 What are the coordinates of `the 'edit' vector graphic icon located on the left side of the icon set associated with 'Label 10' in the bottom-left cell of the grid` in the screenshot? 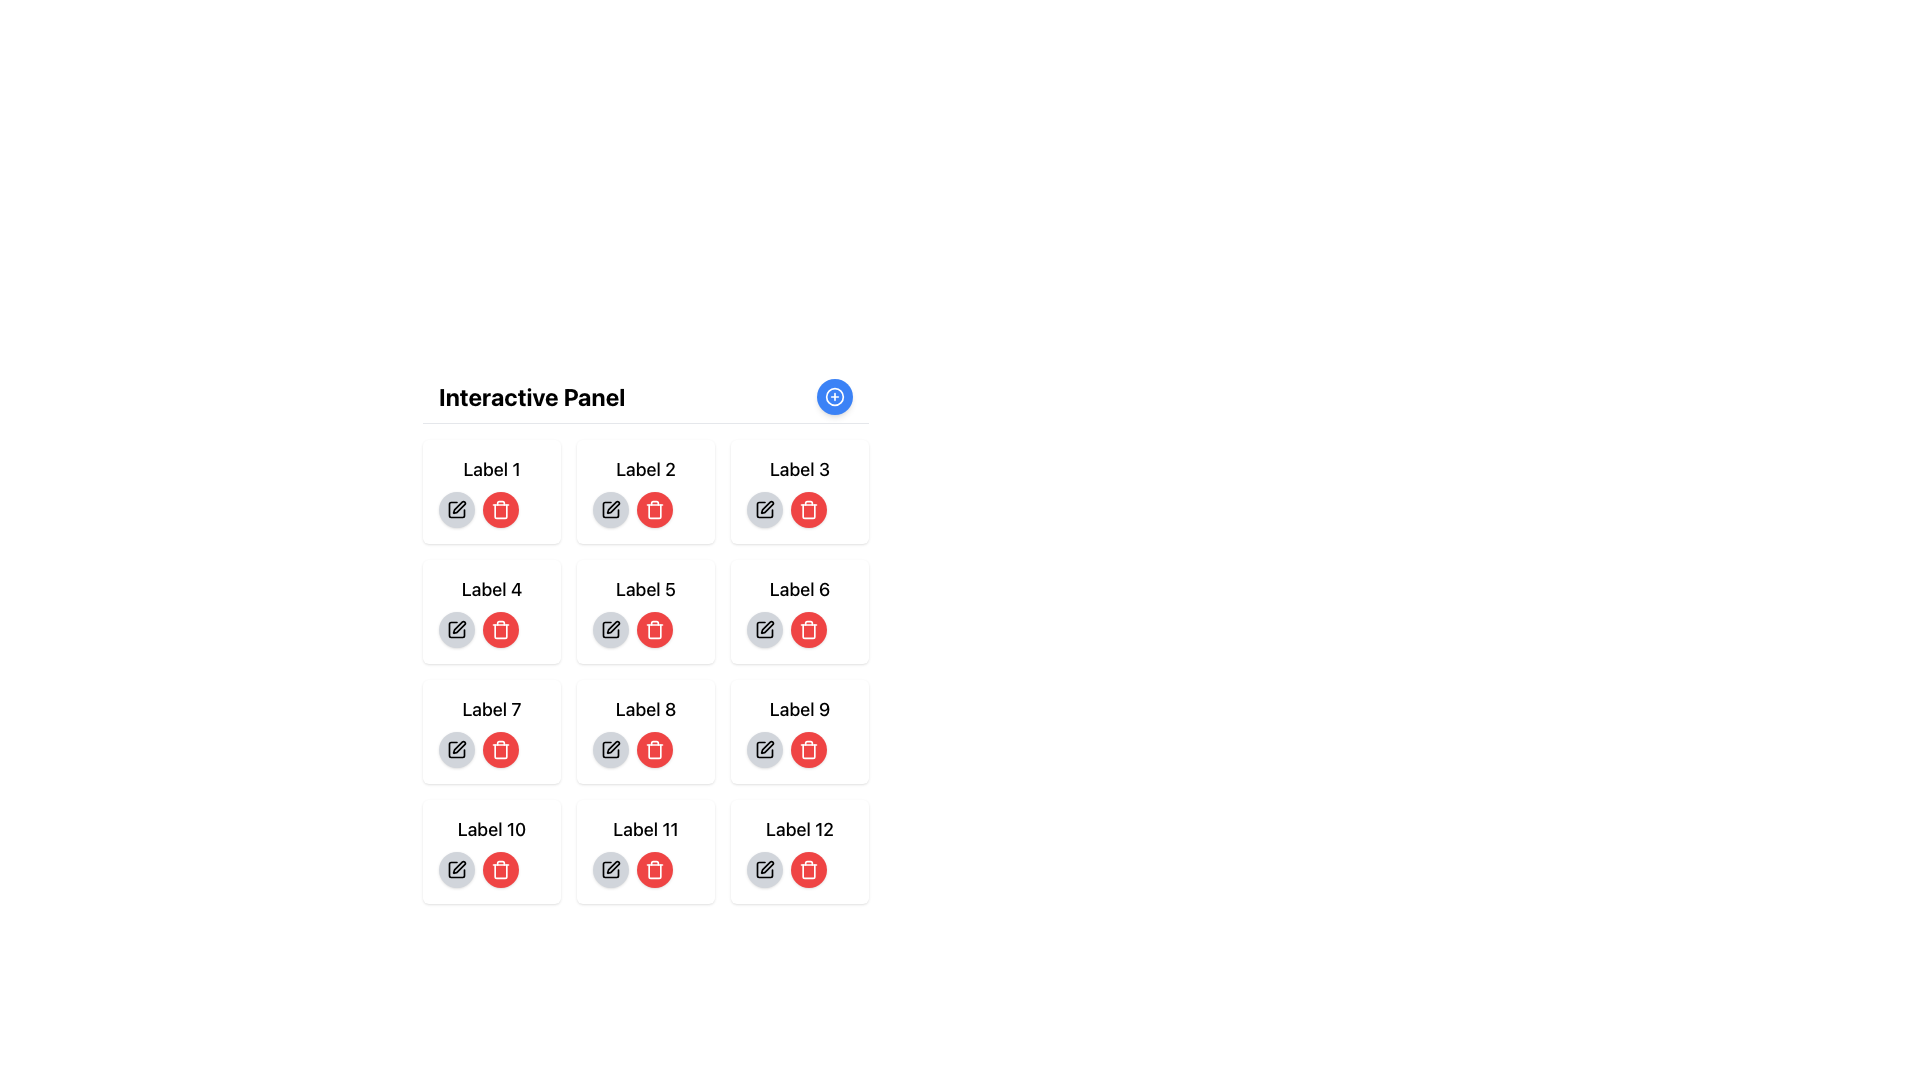 It's located at (458, 866).